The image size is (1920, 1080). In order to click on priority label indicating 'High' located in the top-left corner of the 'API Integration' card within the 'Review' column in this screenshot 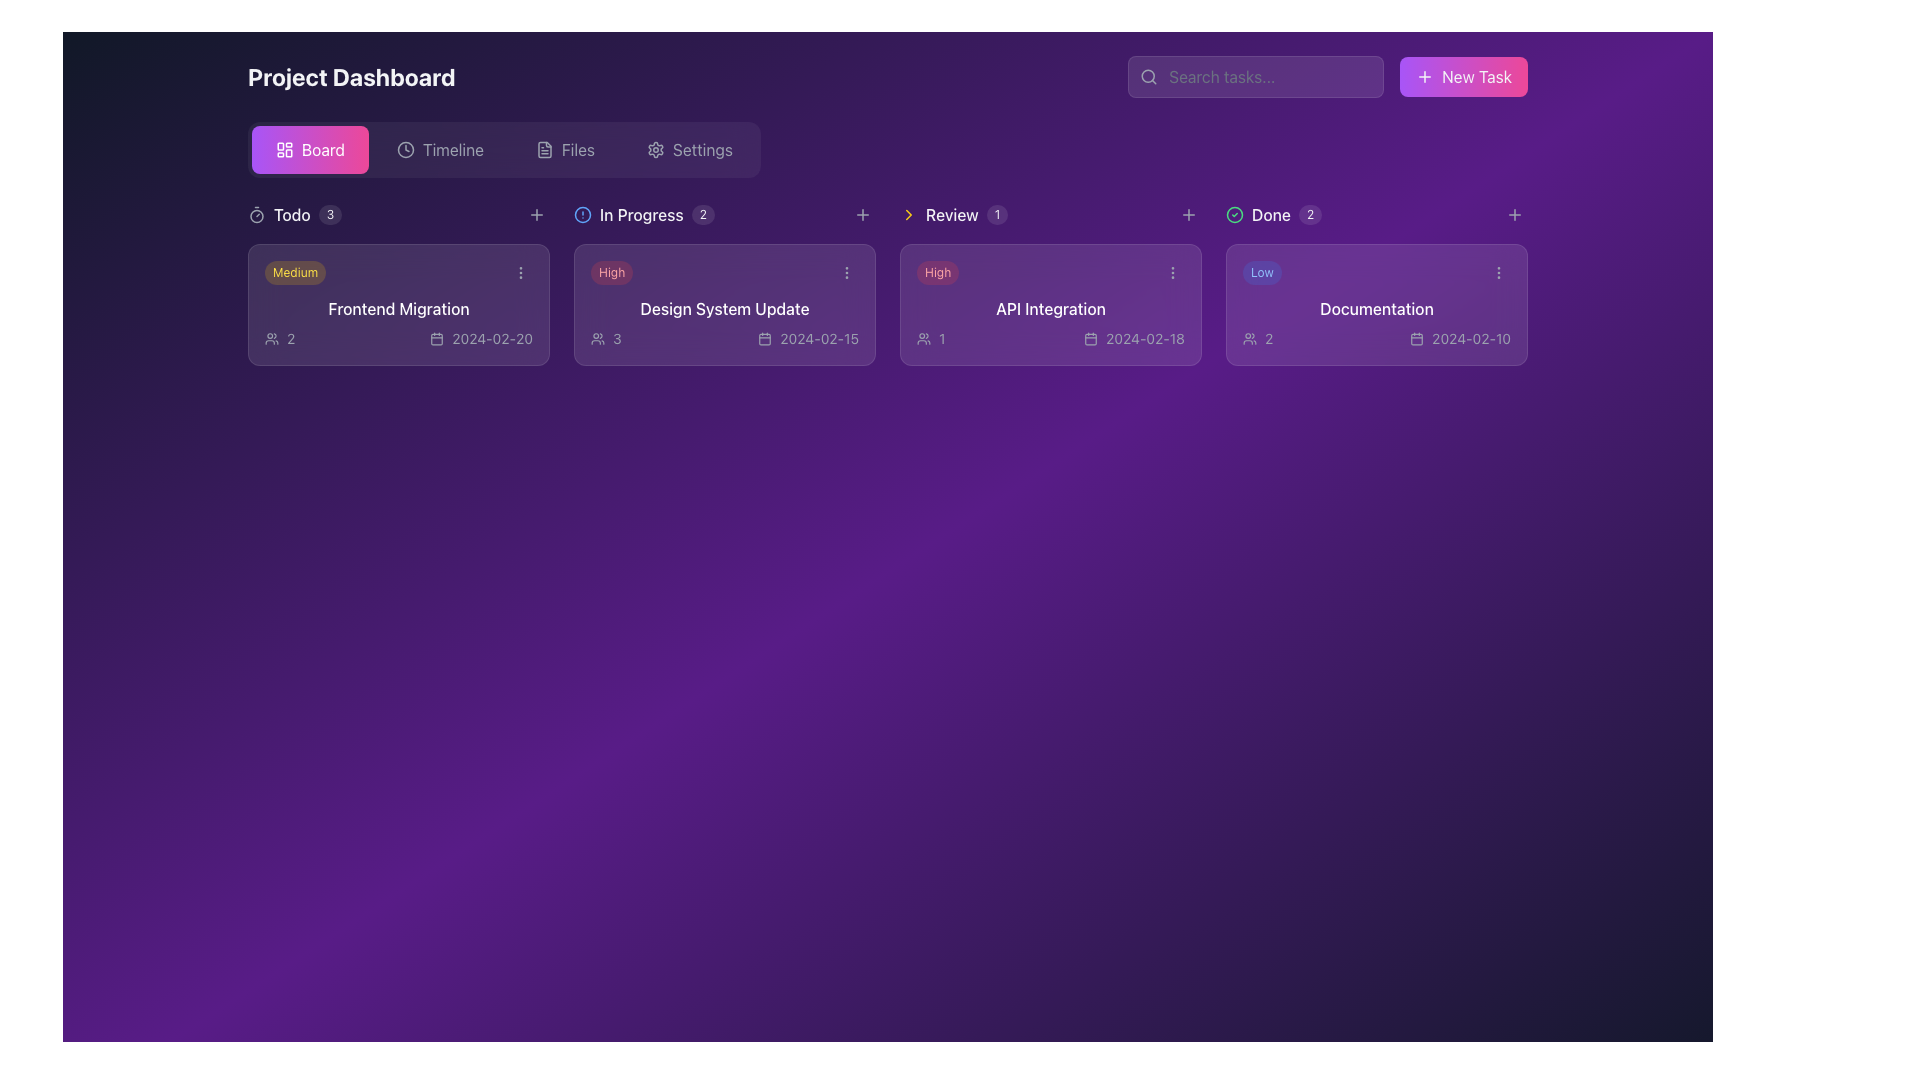, I will do `click(937, 273)`.